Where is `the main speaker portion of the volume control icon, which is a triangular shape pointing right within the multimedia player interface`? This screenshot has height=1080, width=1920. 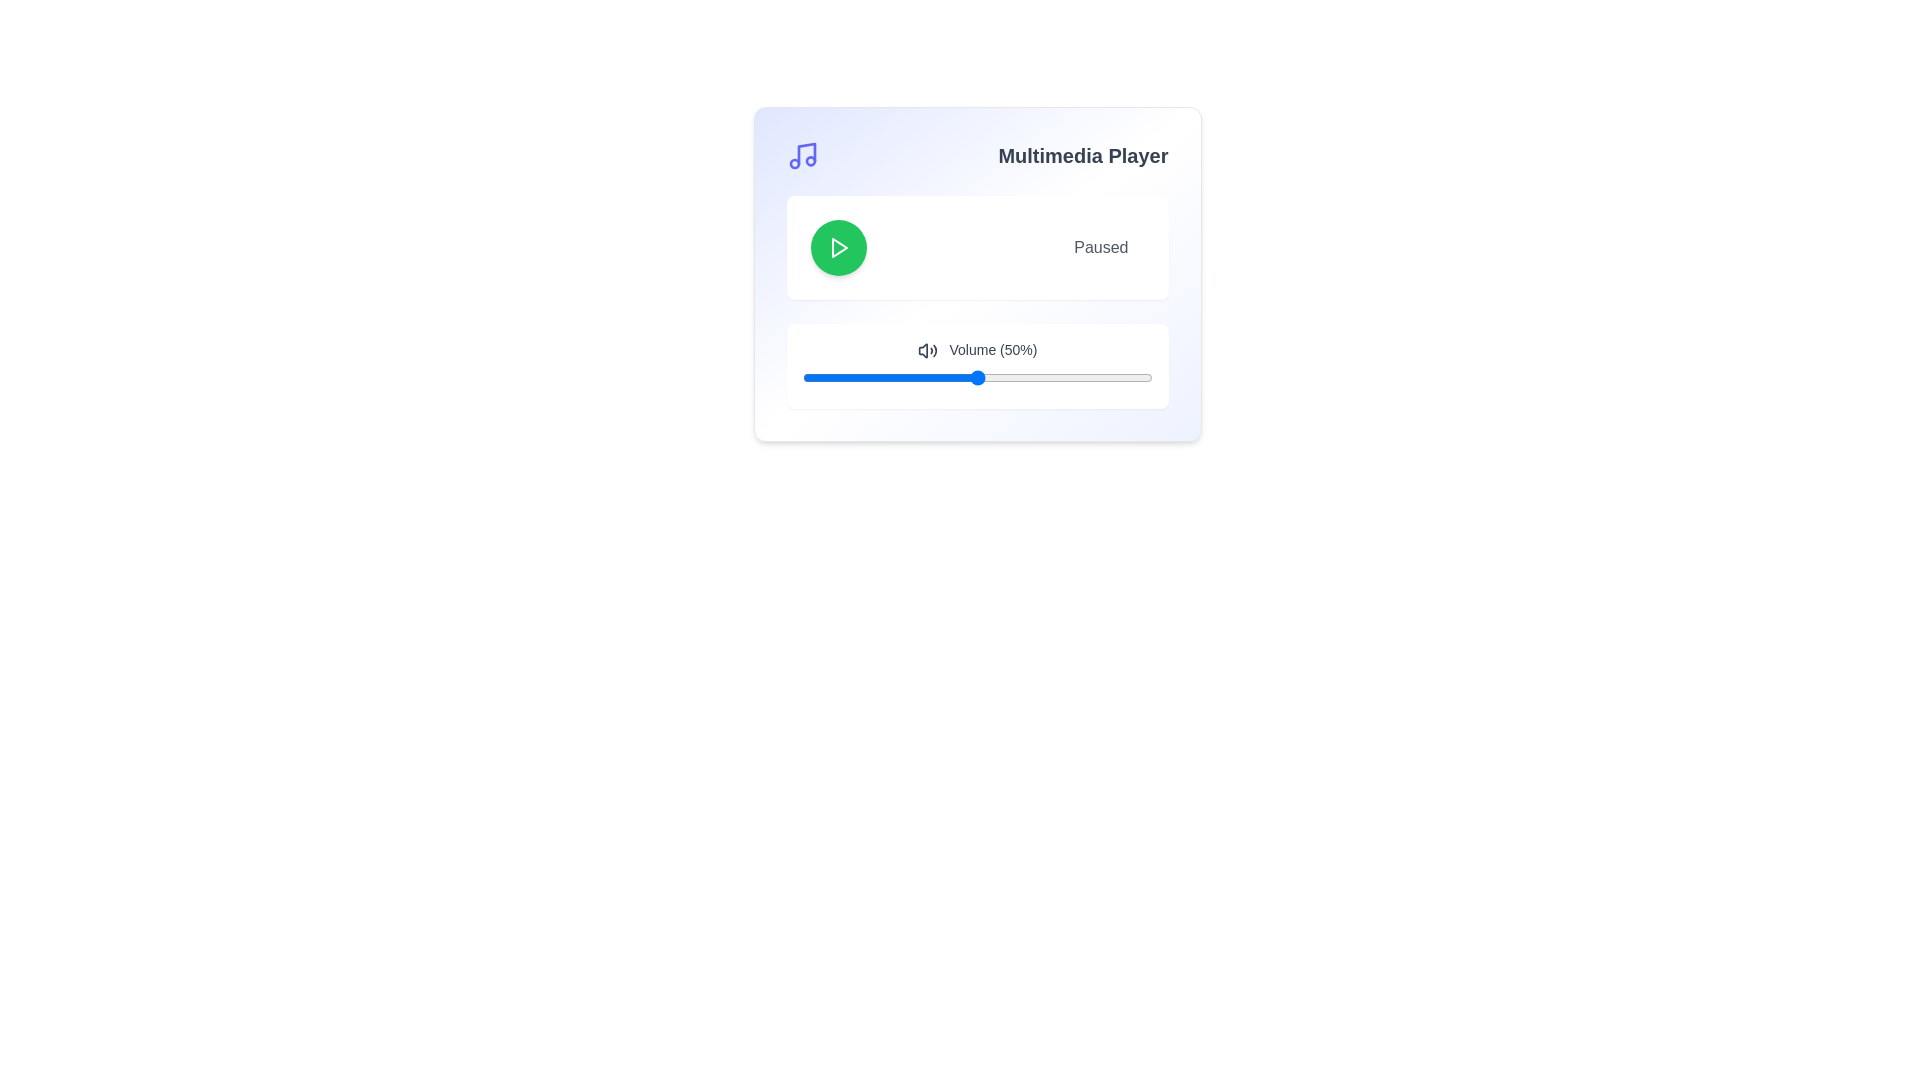
the main speaker portion of the volume control icon, which is a triangular shape pointing right within the multimedia player interface is located at coordinates (921, 350).